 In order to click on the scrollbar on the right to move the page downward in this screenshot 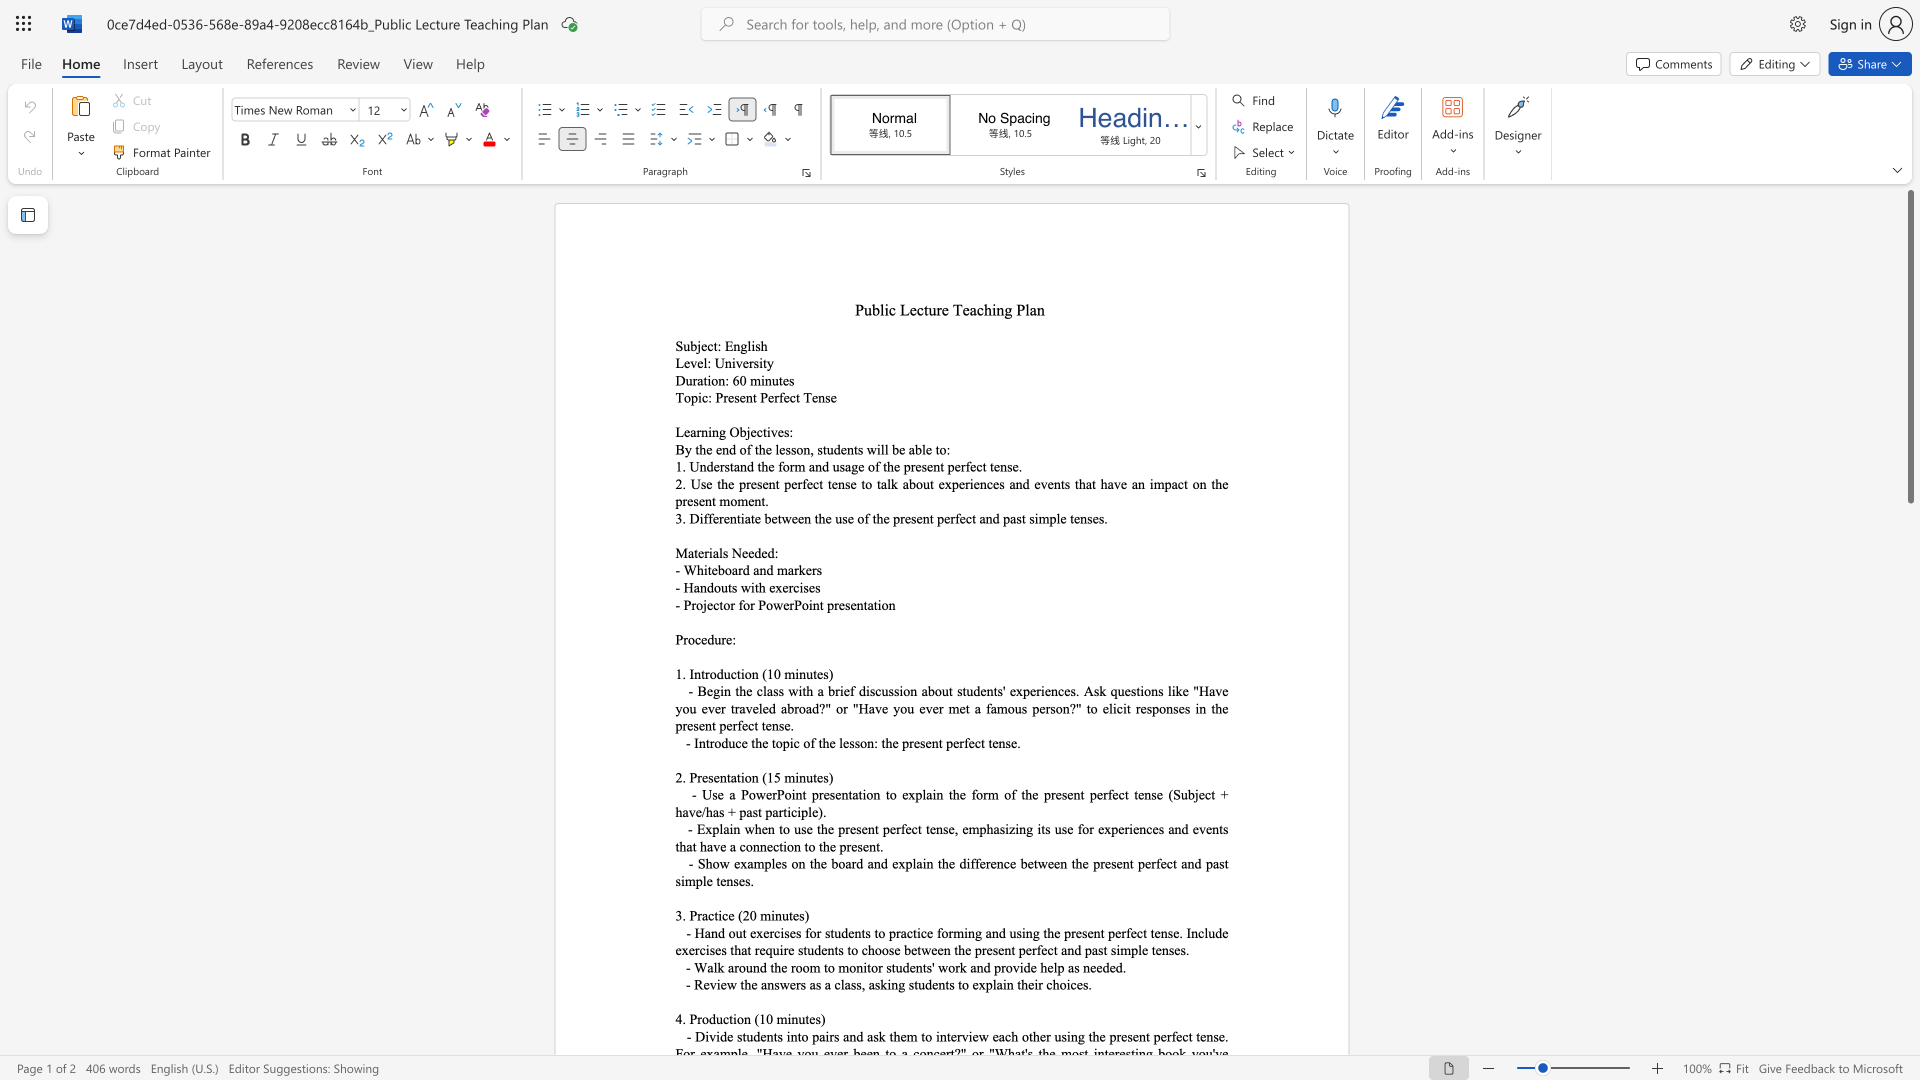, I will do `click(1909, 920)`.